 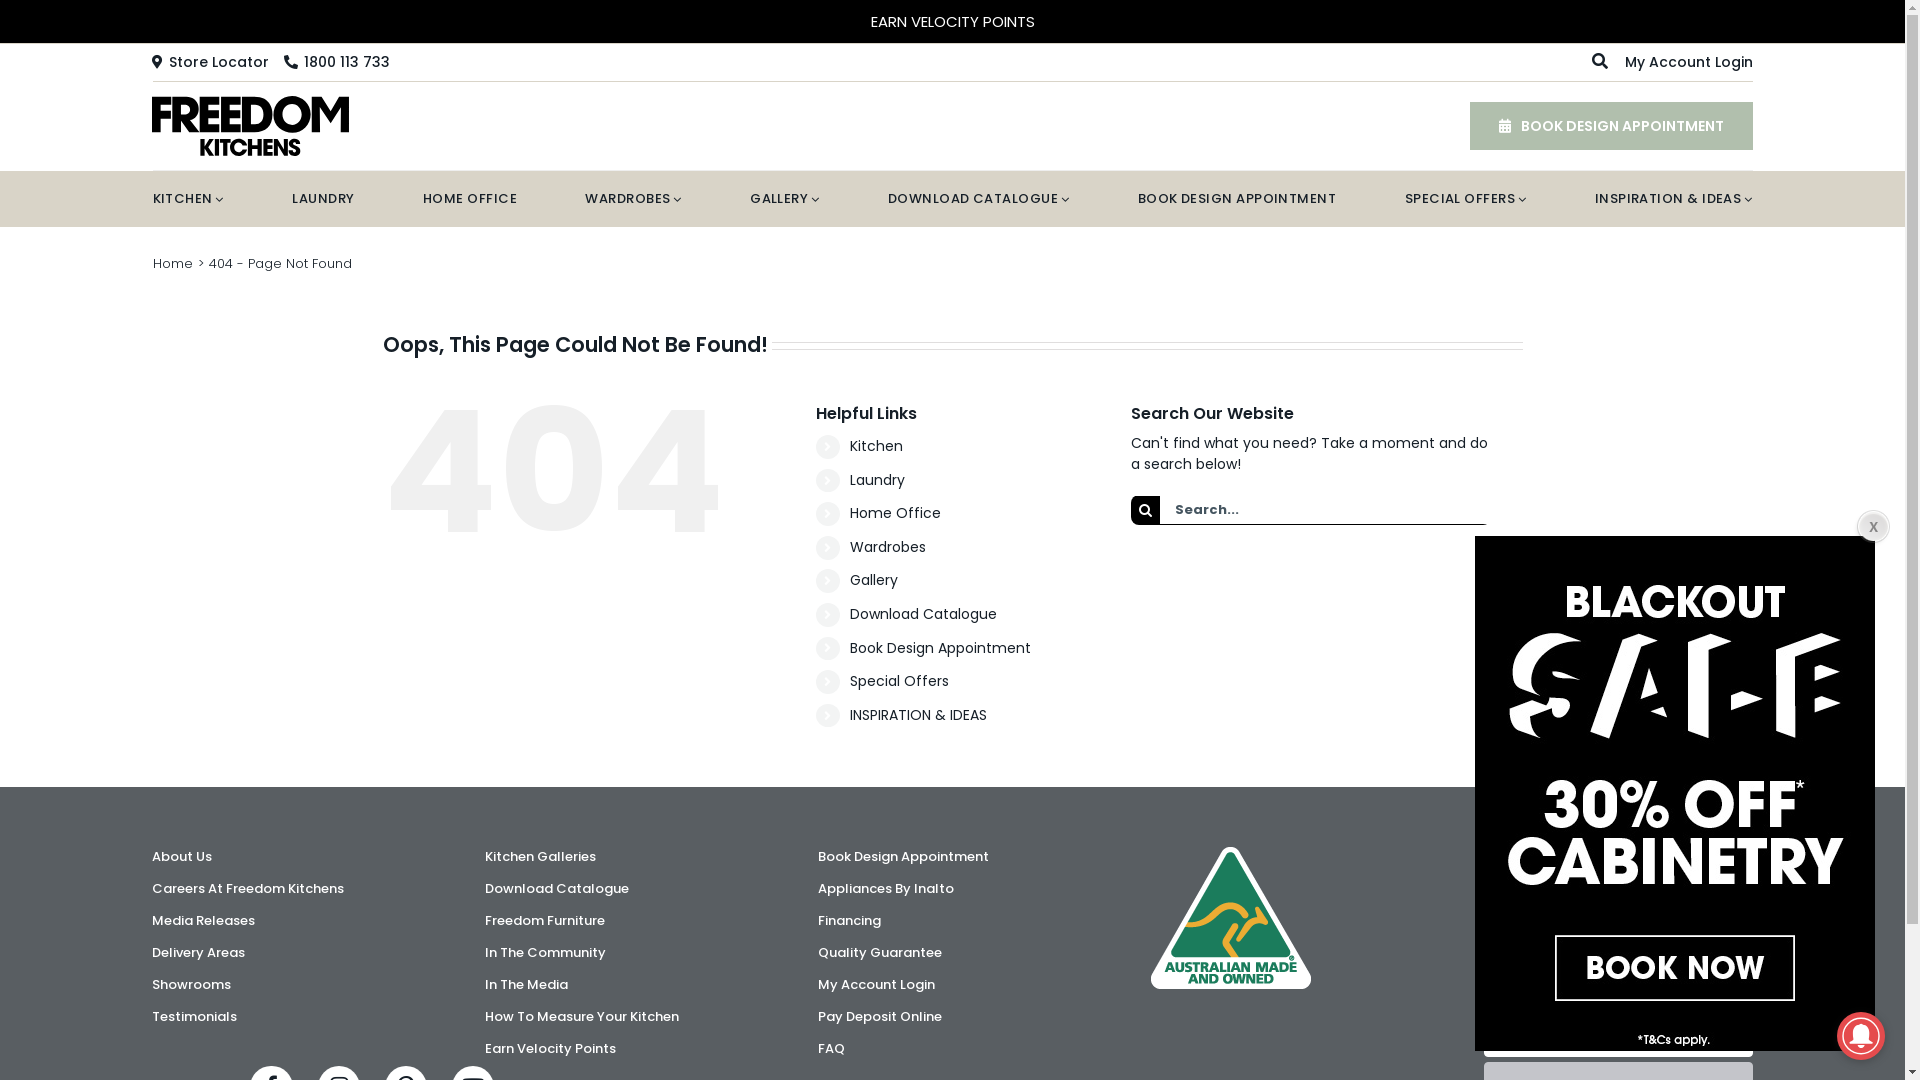 What do you see at coordinates (210, 60) in the screenshot?
I see `'Store Locator'` at bounding box center [210, 60].